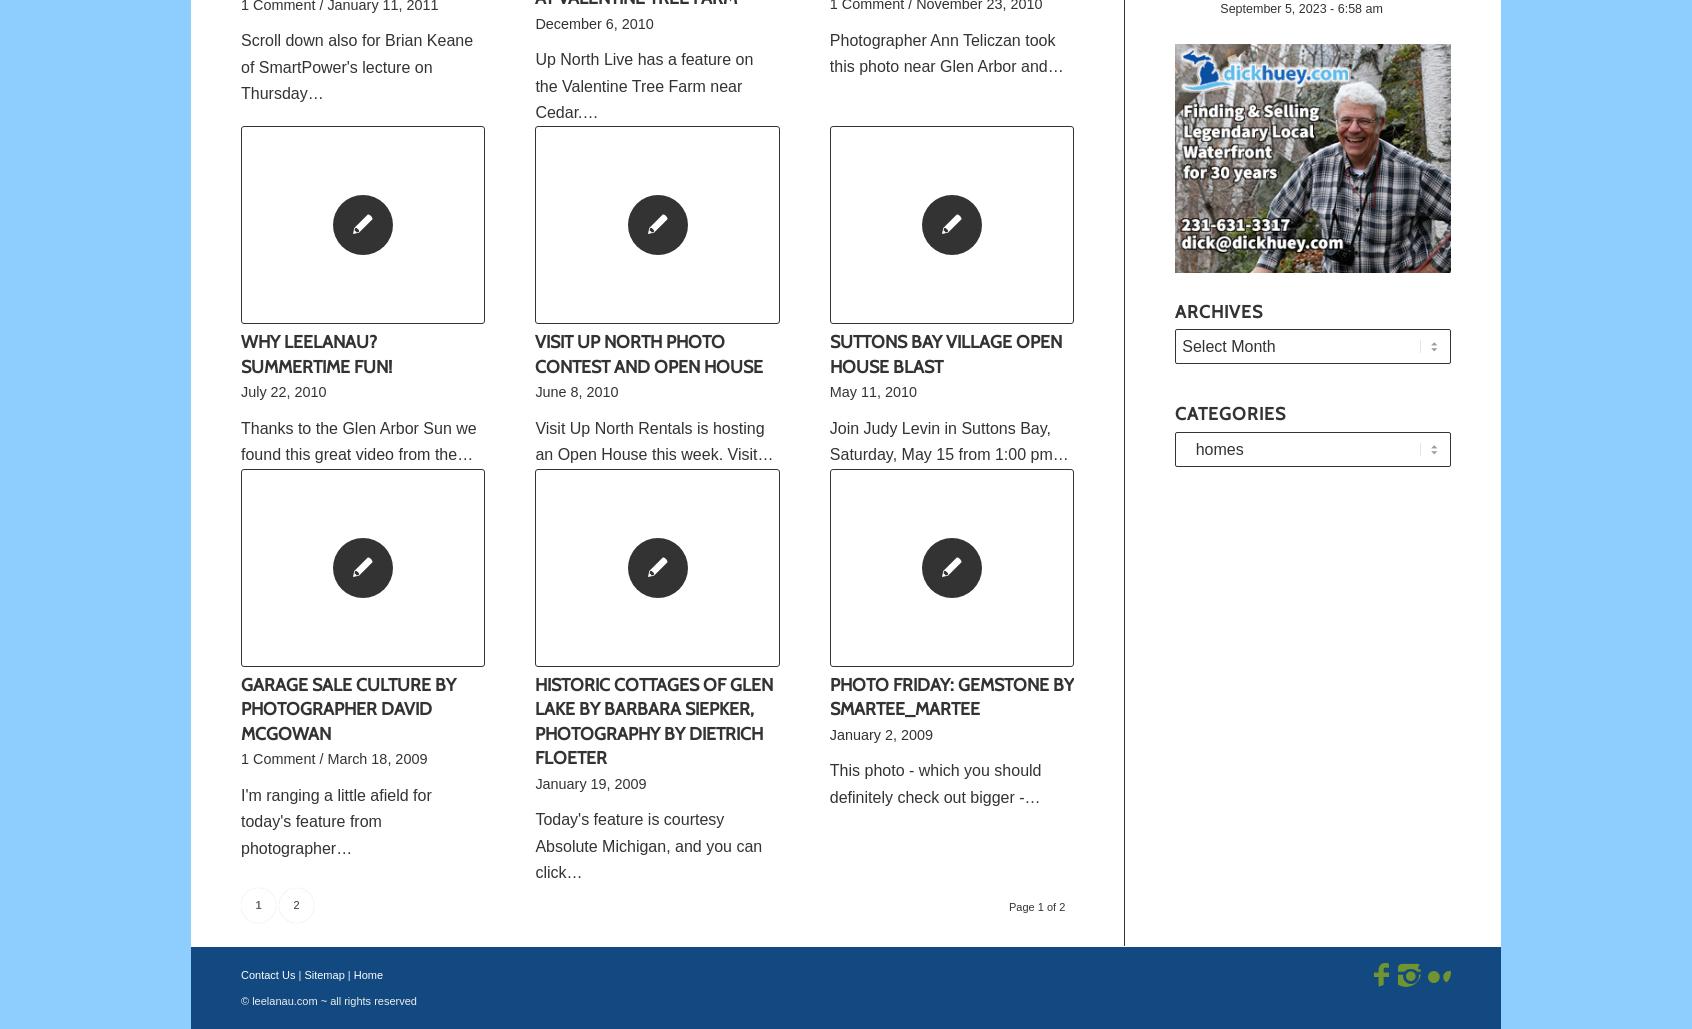 The height and width of the screenshot is (1029, 1692). What do you see at coordinates (593, 23) in the screenshot?
I see `'December 6, 2010'` at bounding box center [593, 23].